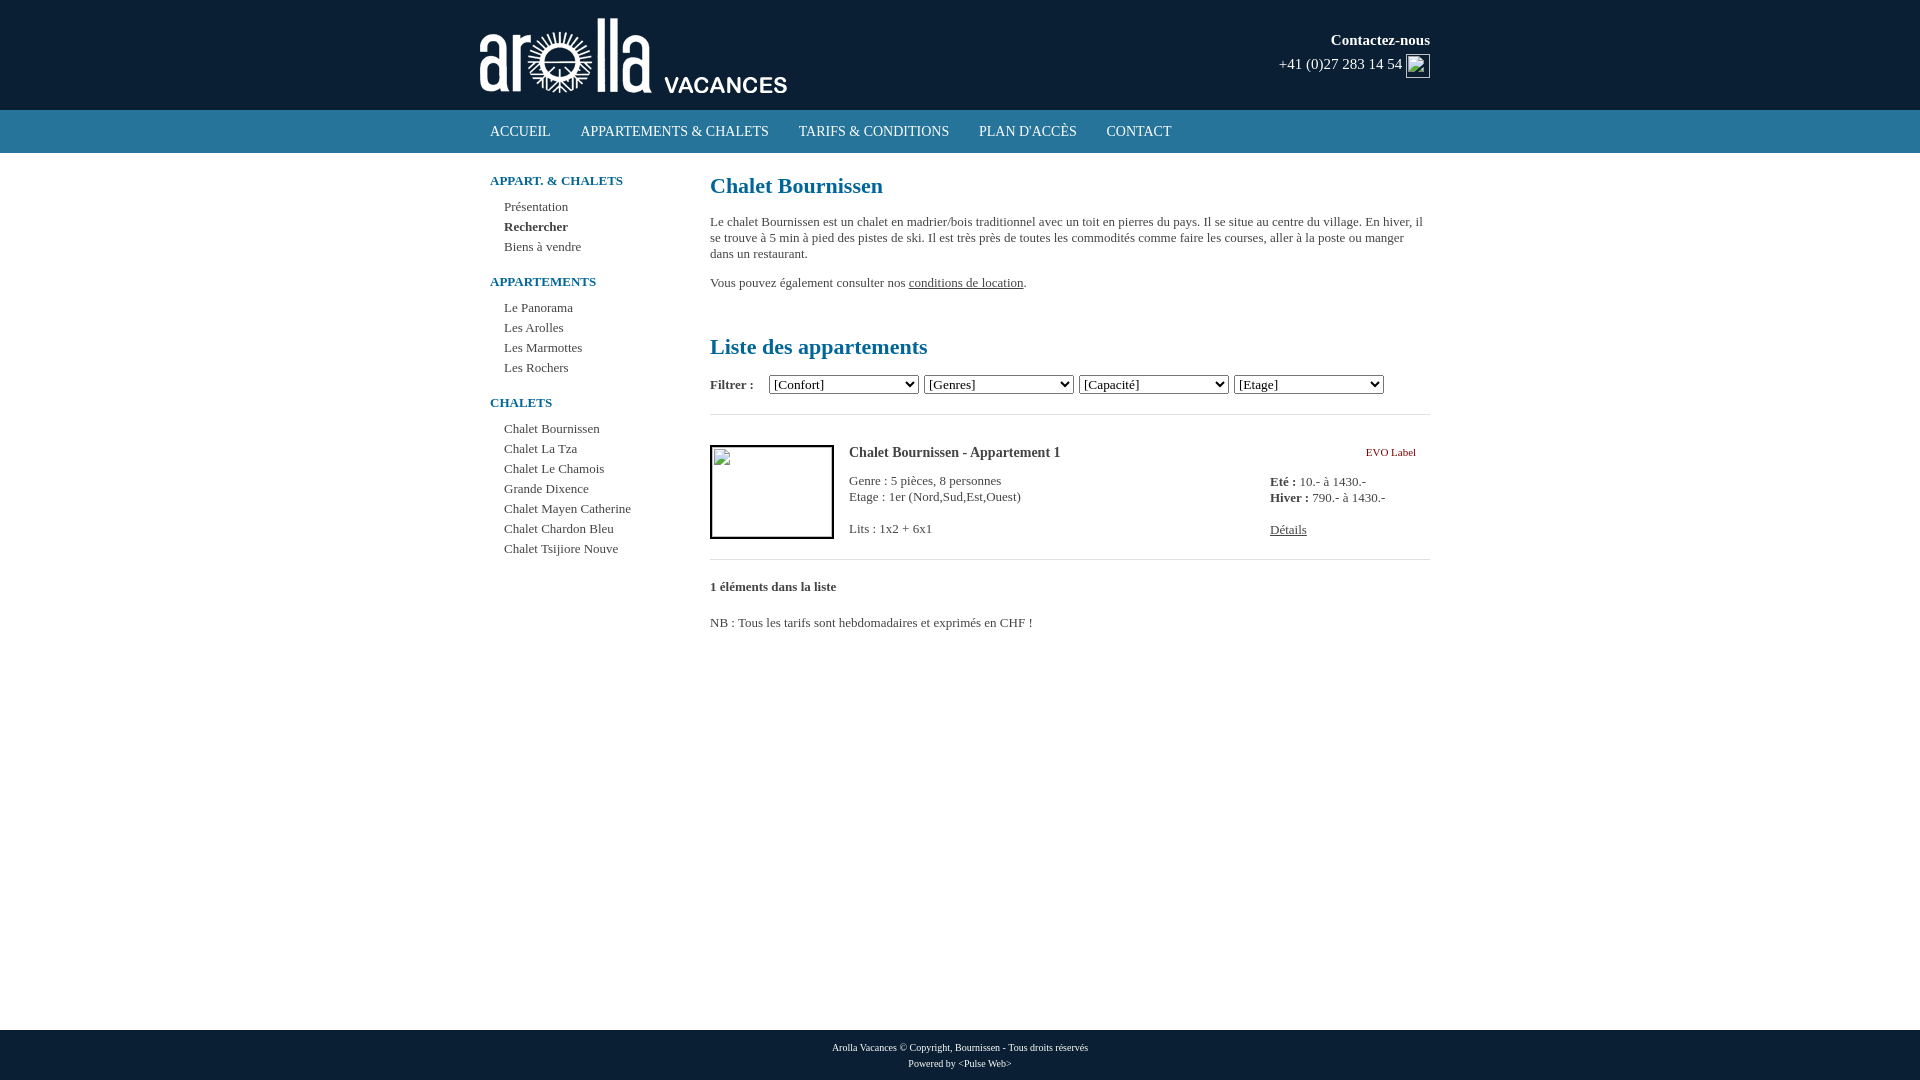 The image size is (1920, 1080). Describe the element at coordinates (520, 131) in the screenshot. I see `'ACCUEIL'` at that location.